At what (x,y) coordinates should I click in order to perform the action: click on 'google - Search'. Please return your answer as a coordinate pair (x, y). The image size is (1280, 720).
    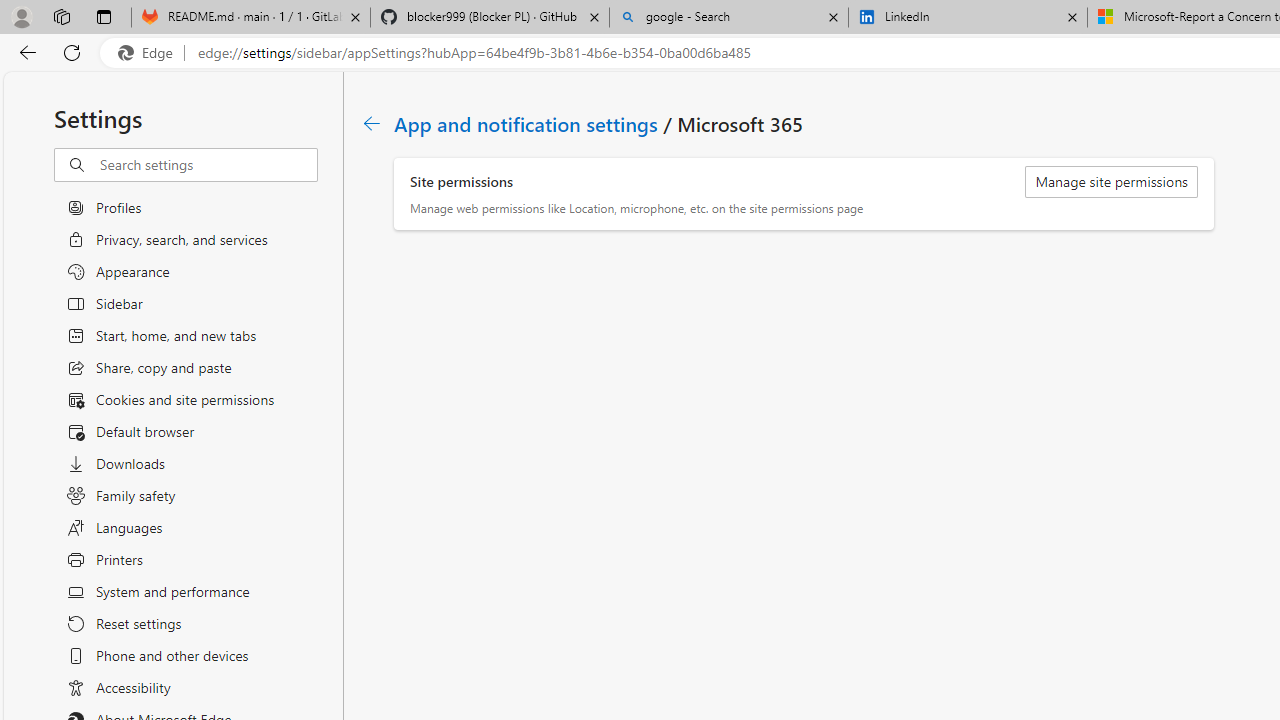
    Looking at the image, I should click on (728, 17).